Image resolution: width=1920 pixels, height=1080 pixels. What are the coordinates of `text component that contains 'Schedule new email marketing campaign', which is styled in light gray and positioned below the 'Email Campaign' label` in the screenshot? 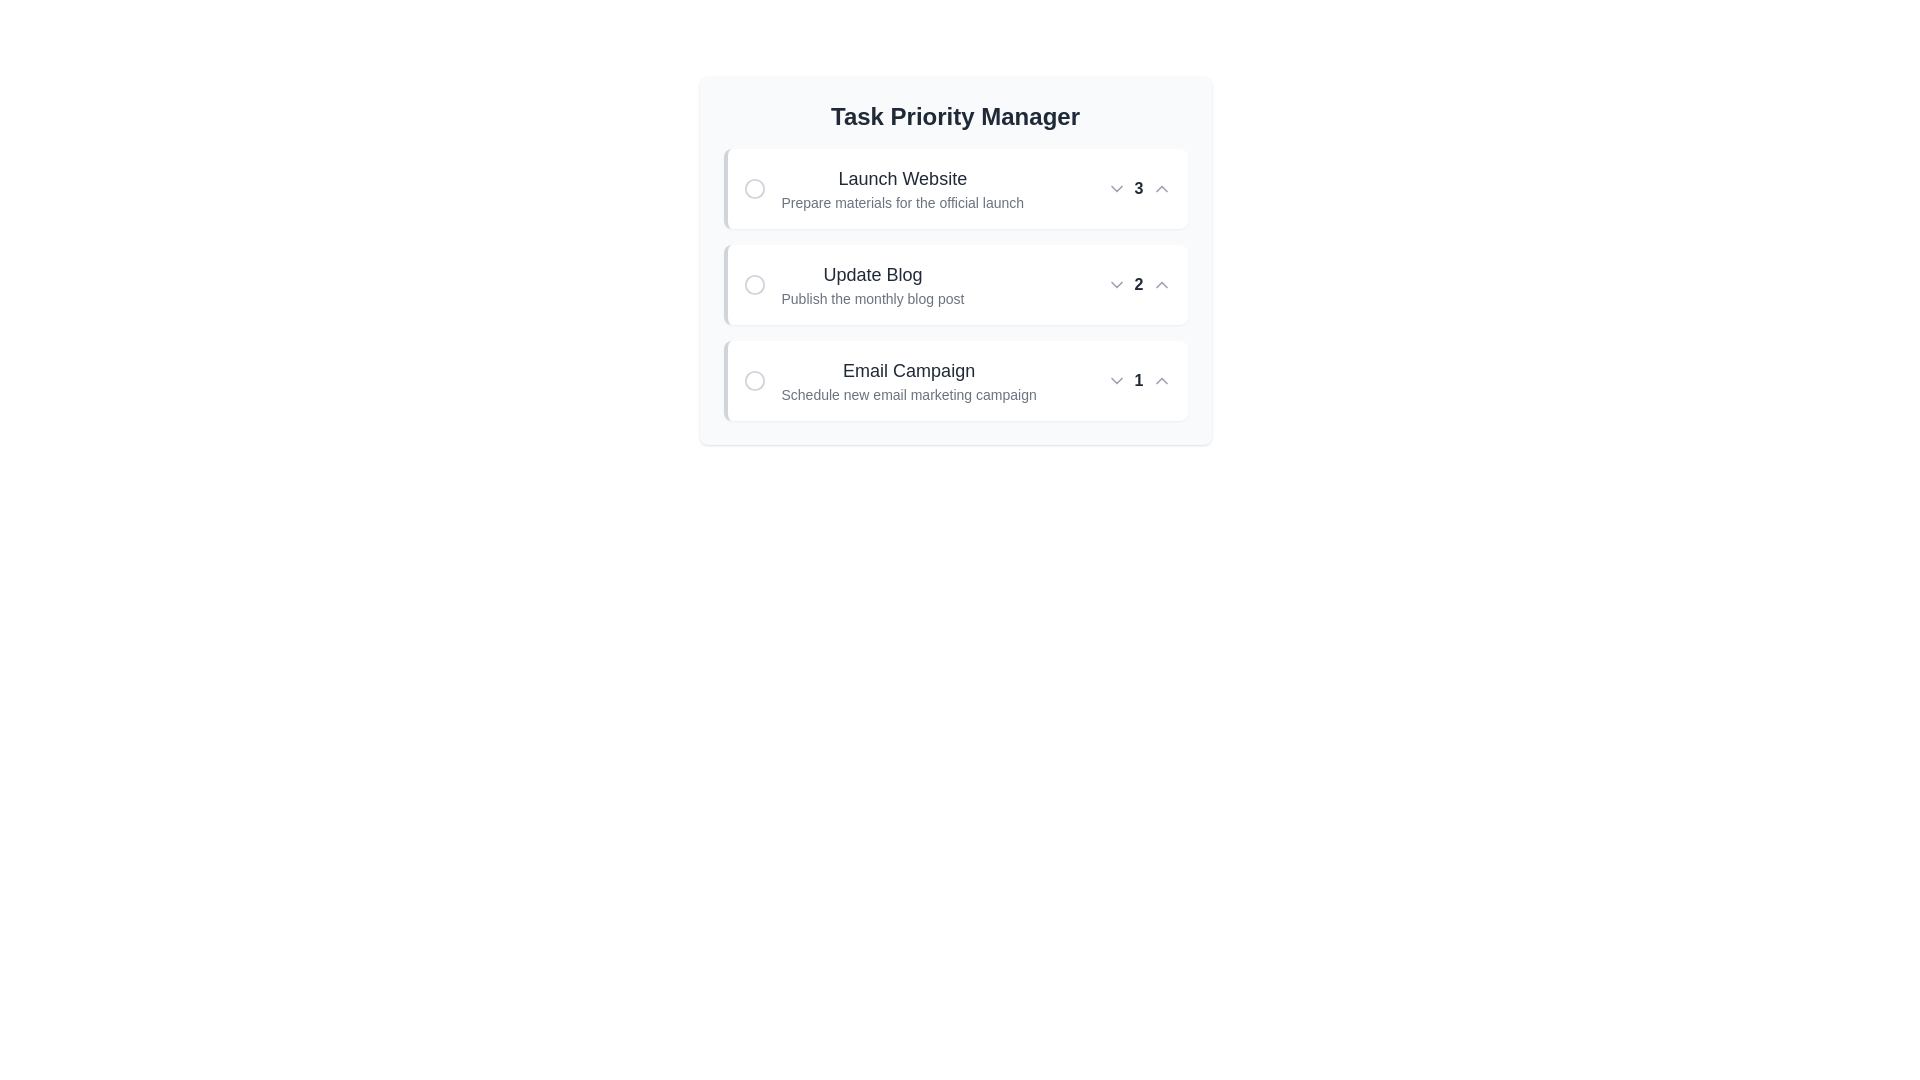 It's located at (908, 394).